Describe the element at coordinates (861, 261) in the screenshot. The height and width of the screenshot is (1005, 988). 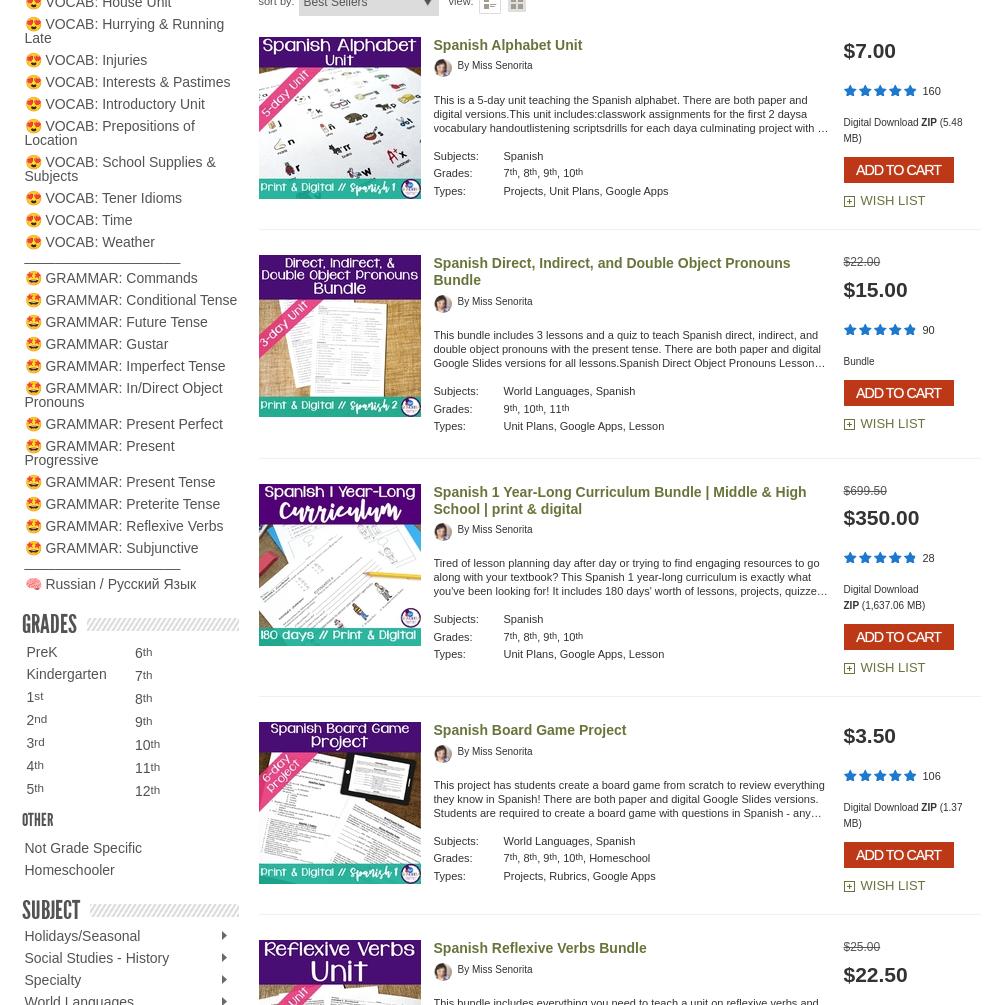
I see `'$22.00'` at that location.